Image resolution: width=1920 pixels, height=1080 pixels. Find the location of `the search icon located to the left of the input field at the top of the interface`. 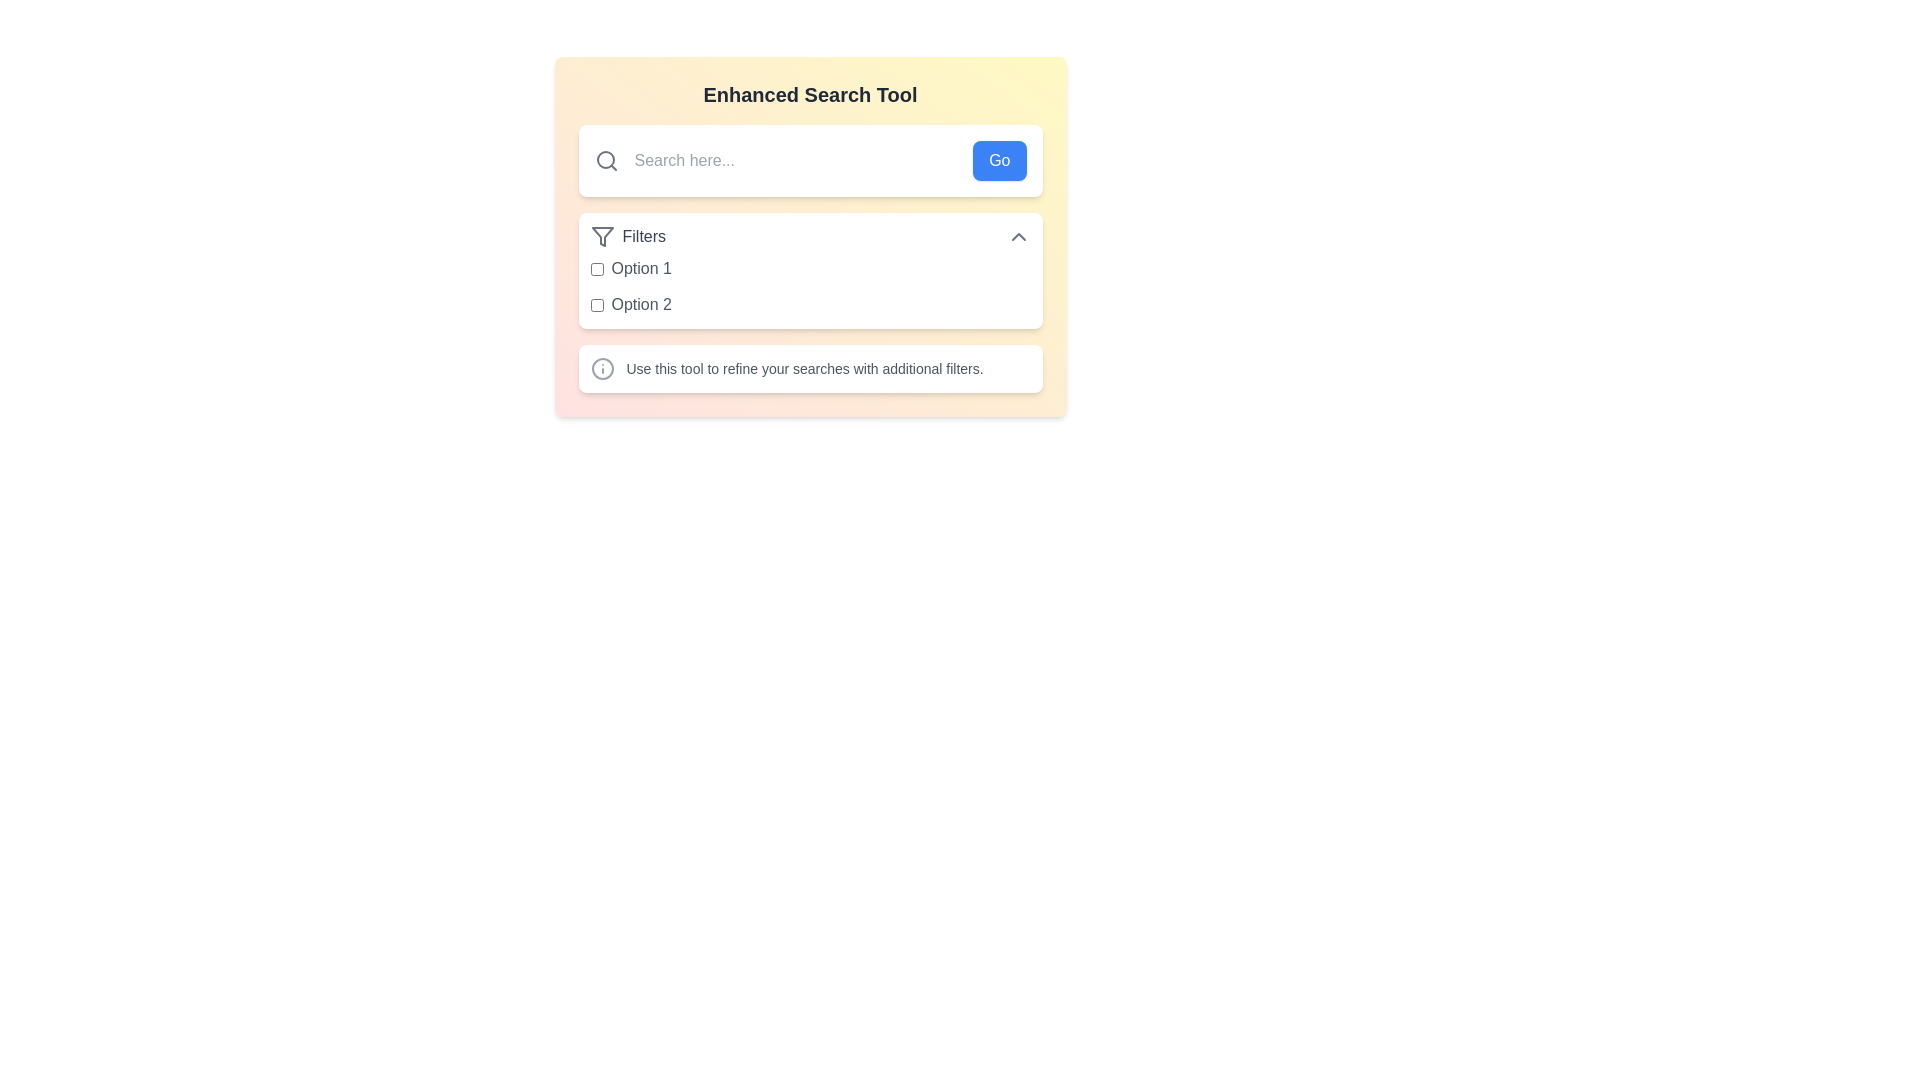

the search icon located to the left of the input field at the top of the interface is located at coordinates (605, 160).